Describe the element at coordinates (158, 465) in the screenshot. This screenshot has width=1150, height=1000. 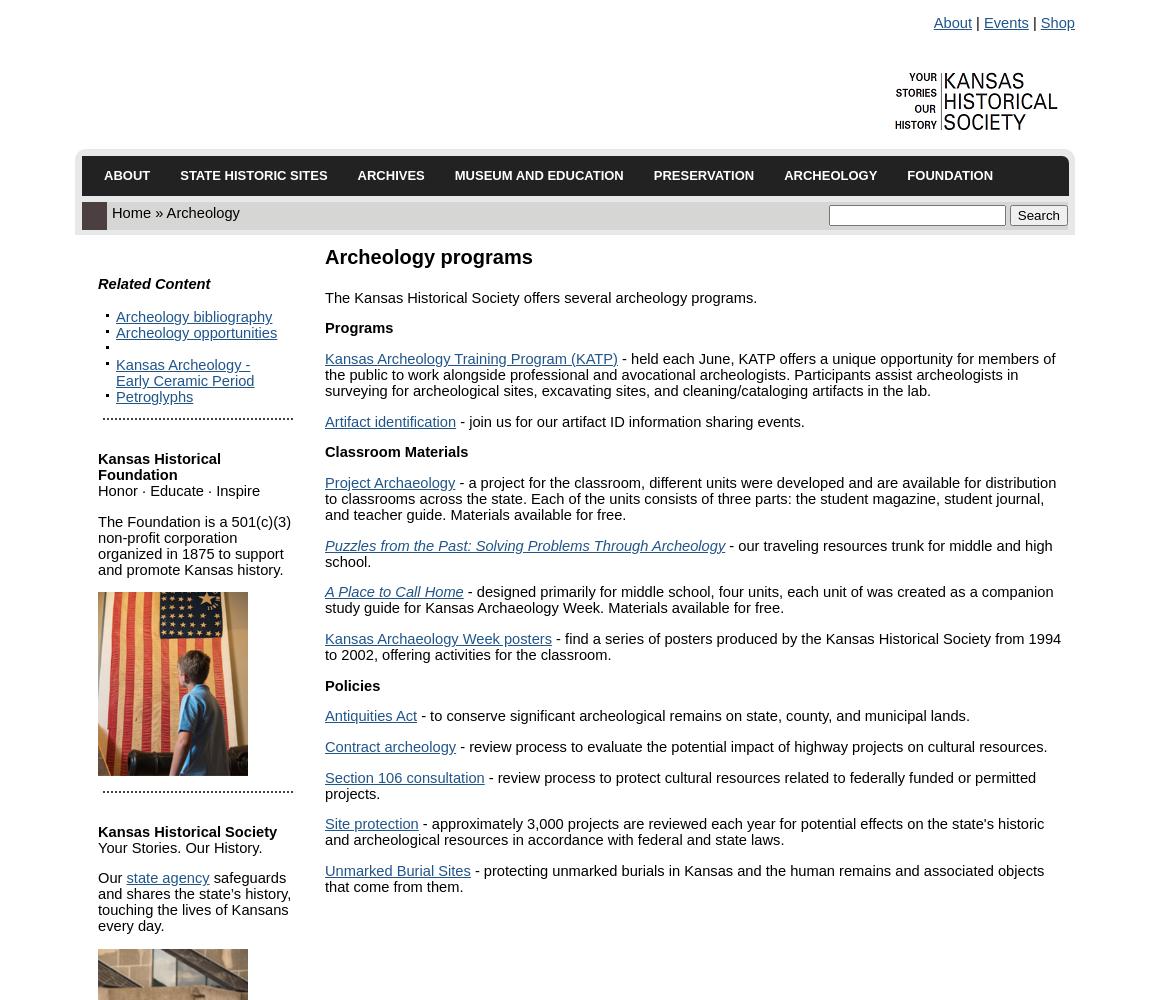
I see `'Kansas Historical Foundation'` at that location.